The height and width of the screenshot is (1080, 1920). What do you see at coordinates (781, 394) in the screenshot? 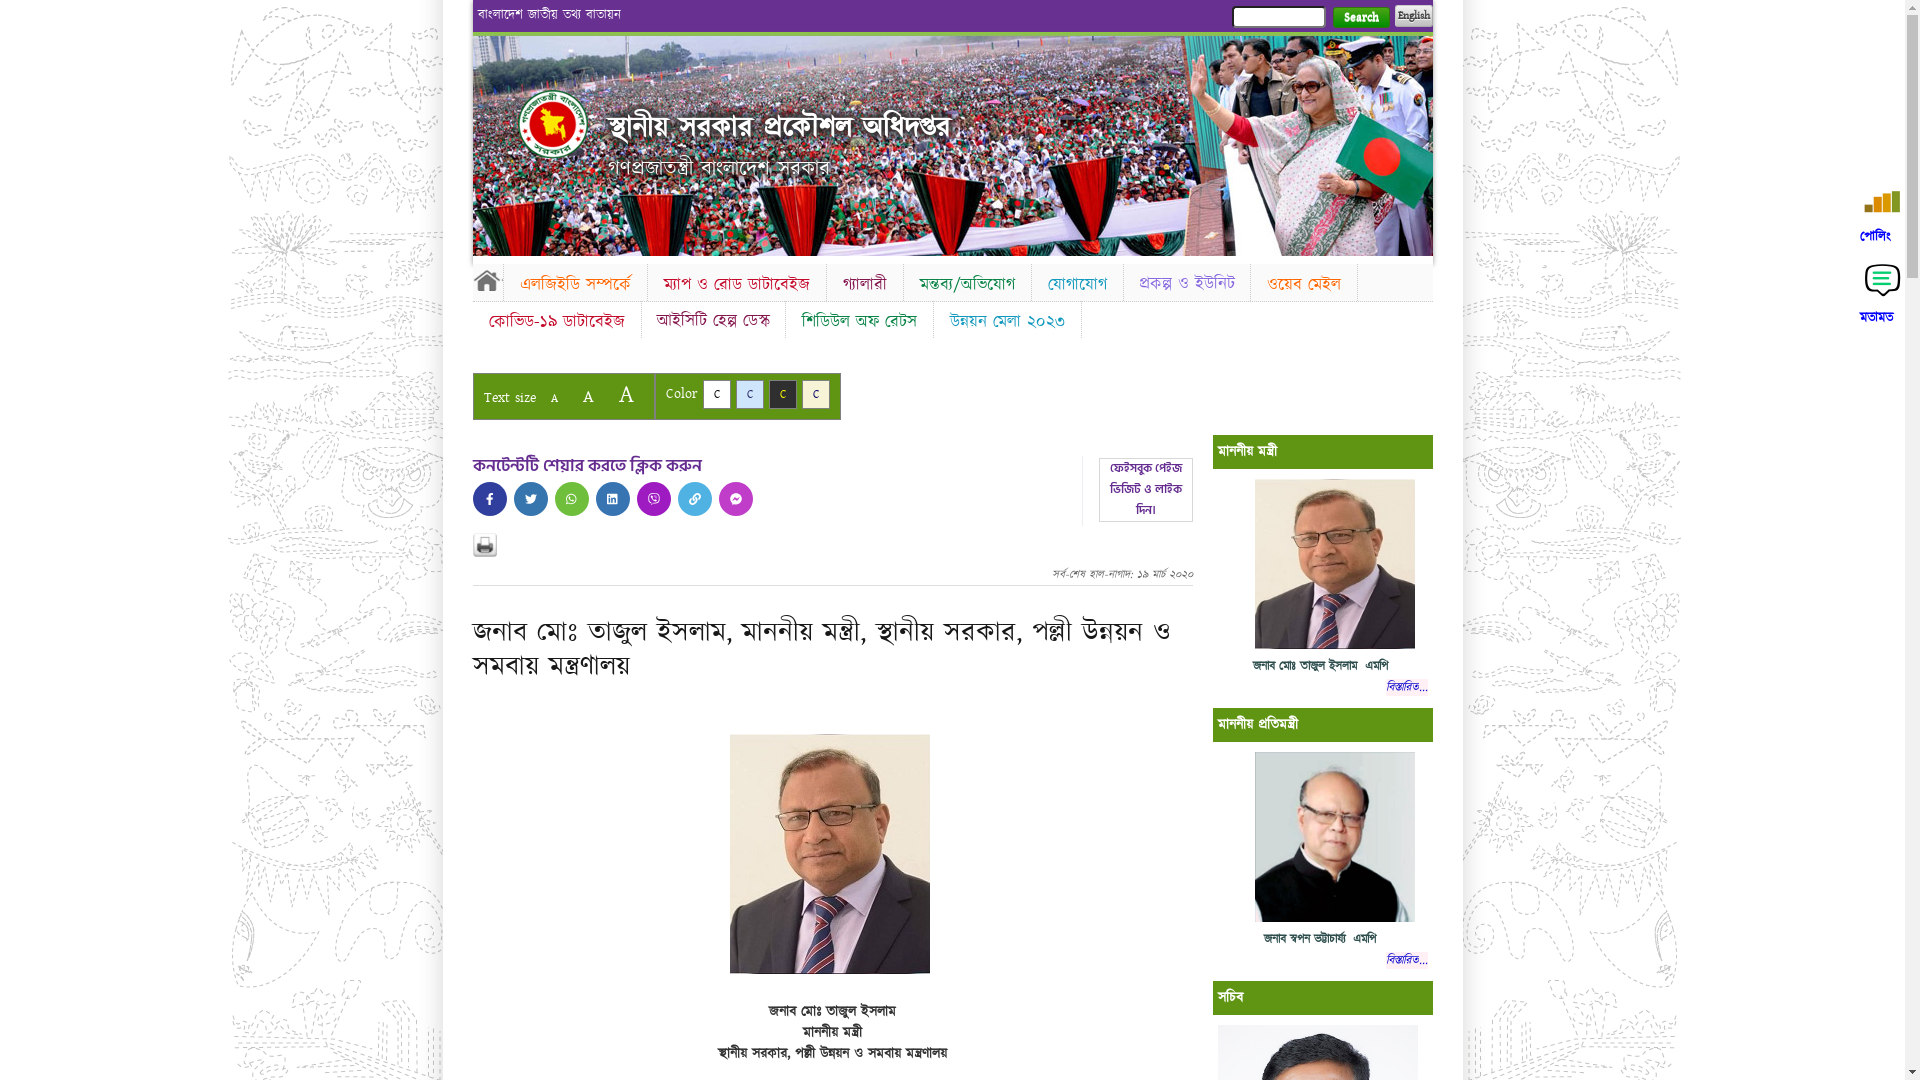
I see `'C'` at bounding box center [781, 394].